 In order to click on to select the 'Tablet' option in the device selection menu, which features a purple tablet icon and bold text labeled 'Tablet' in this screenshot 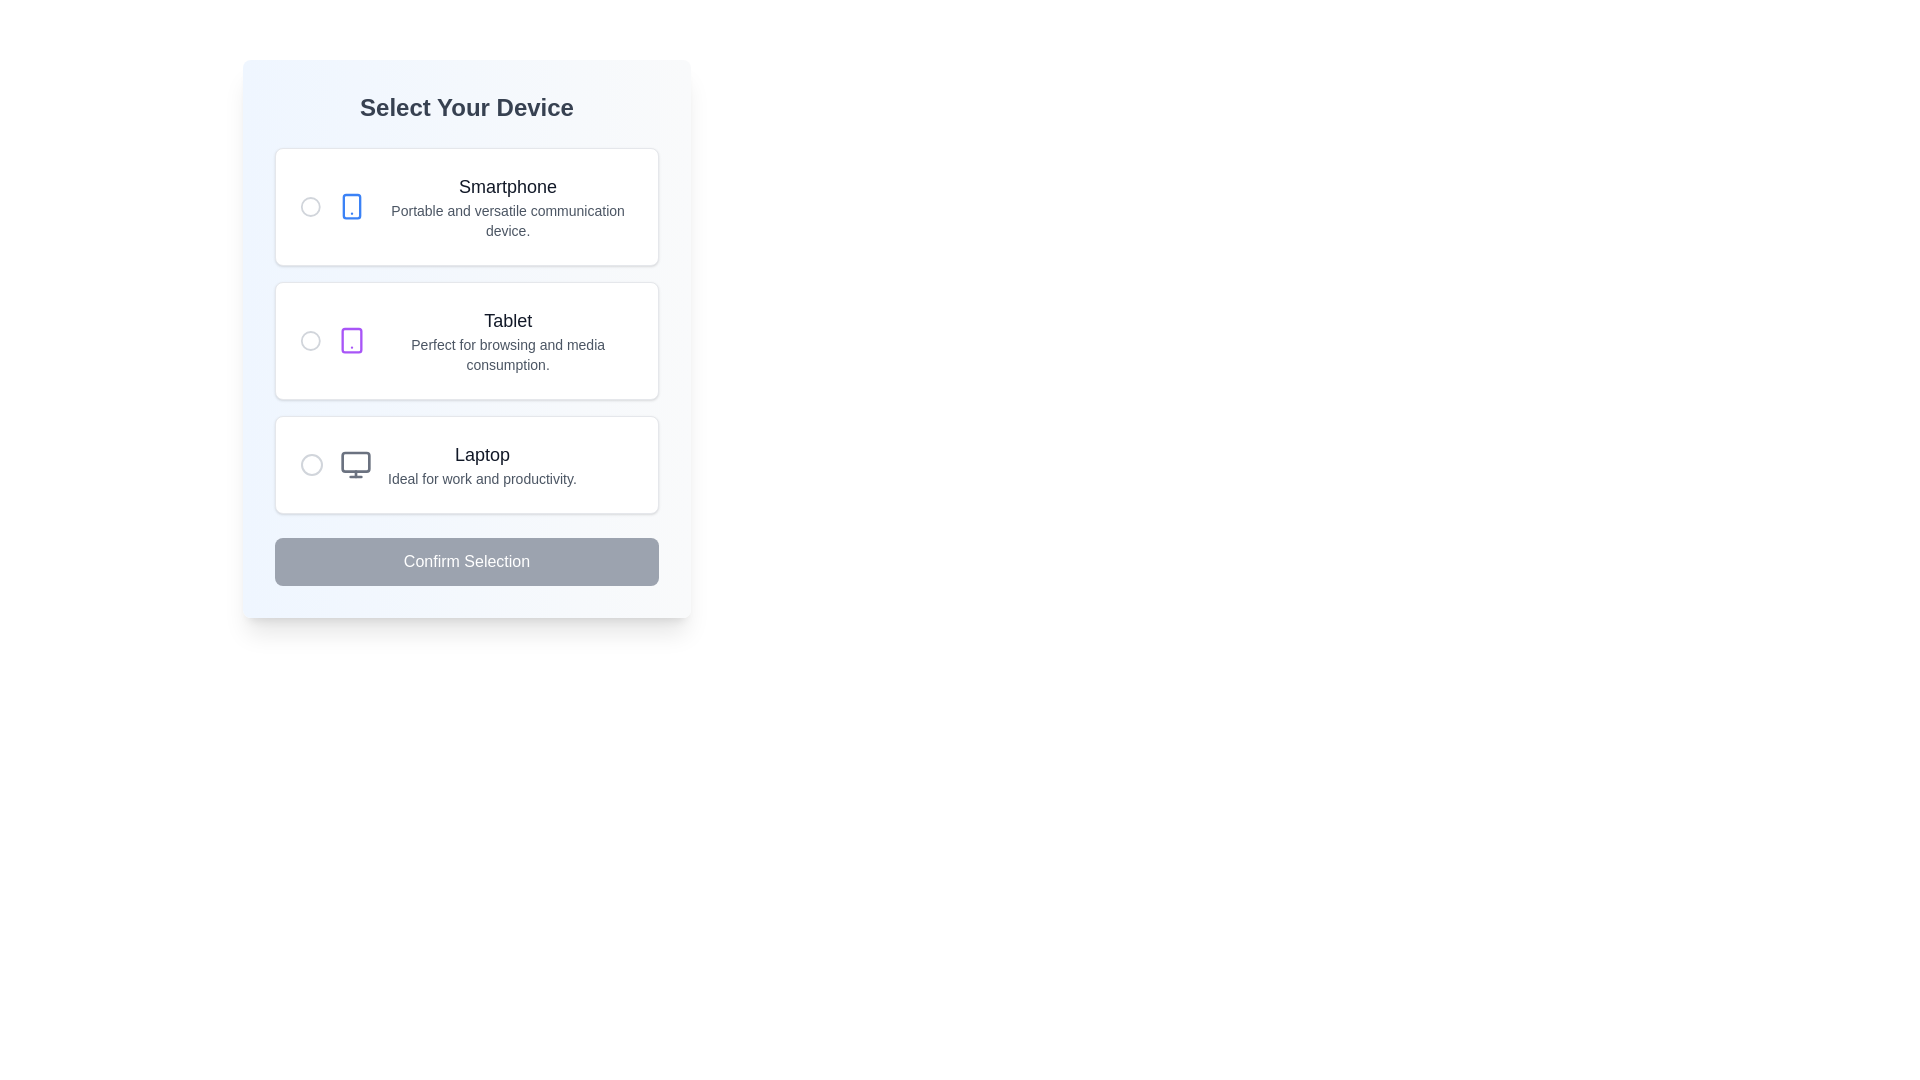, I will do `click(485, 339)`.